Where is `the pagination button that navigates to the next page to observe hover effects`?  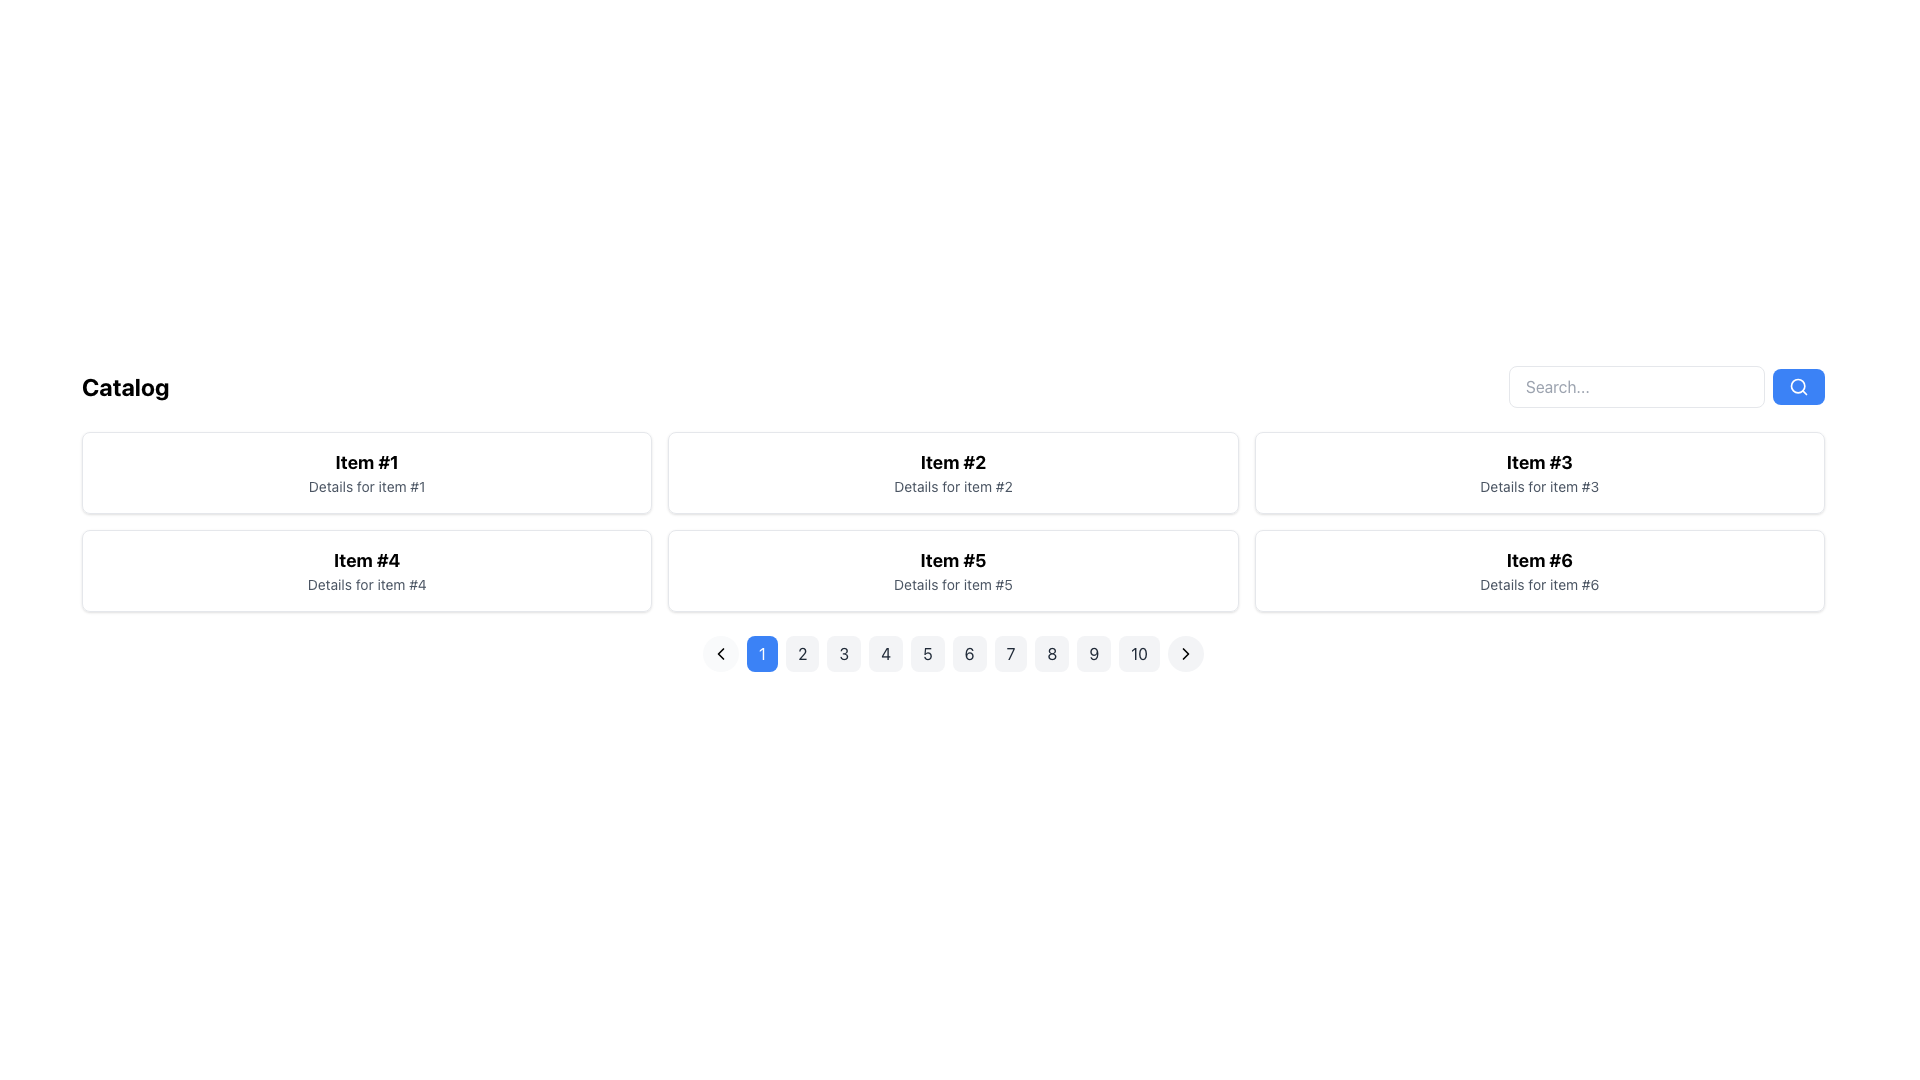 the pagination button that navigates to the next page to observe hover effects is located at coordinates (1185, 654).